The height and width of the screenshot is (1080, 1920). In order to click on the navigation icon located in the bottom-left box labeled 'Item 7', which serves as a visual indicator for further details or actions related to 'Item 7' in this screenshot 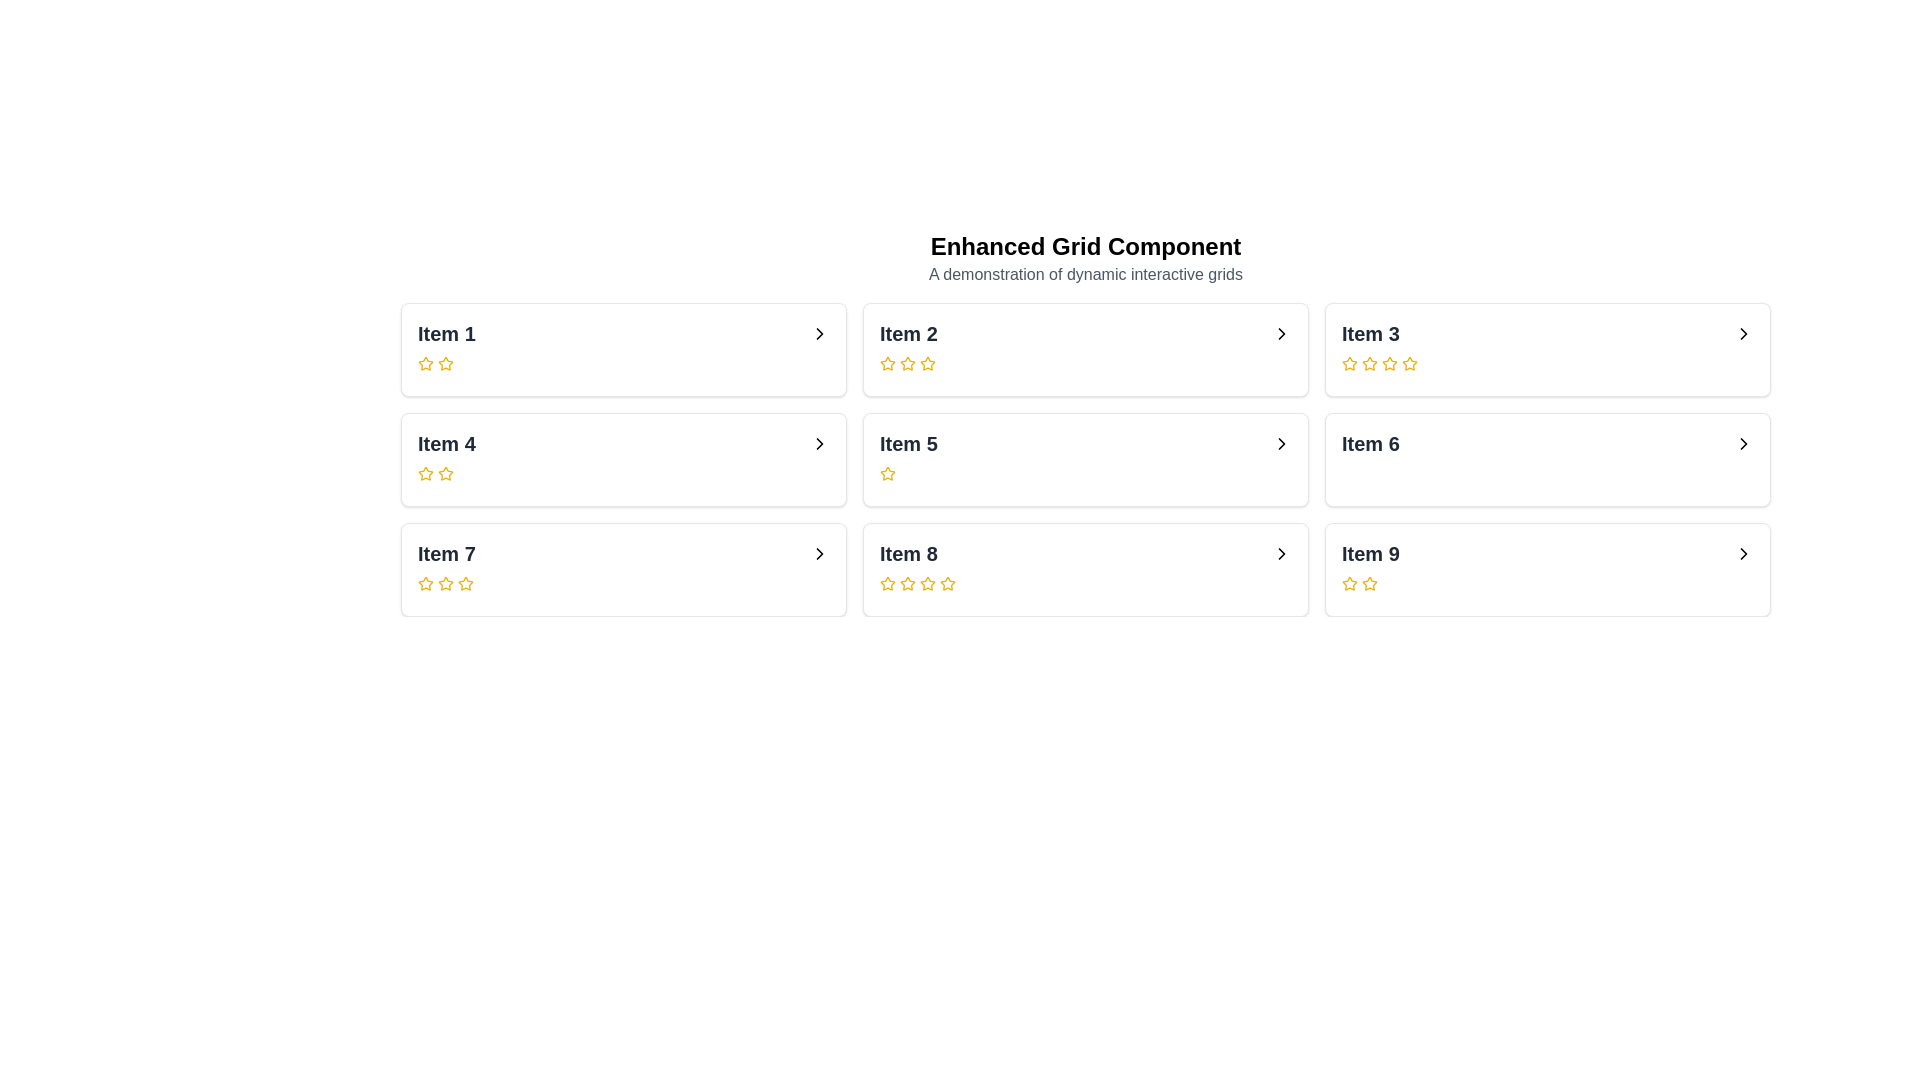, I will do `click(820, 554)`.